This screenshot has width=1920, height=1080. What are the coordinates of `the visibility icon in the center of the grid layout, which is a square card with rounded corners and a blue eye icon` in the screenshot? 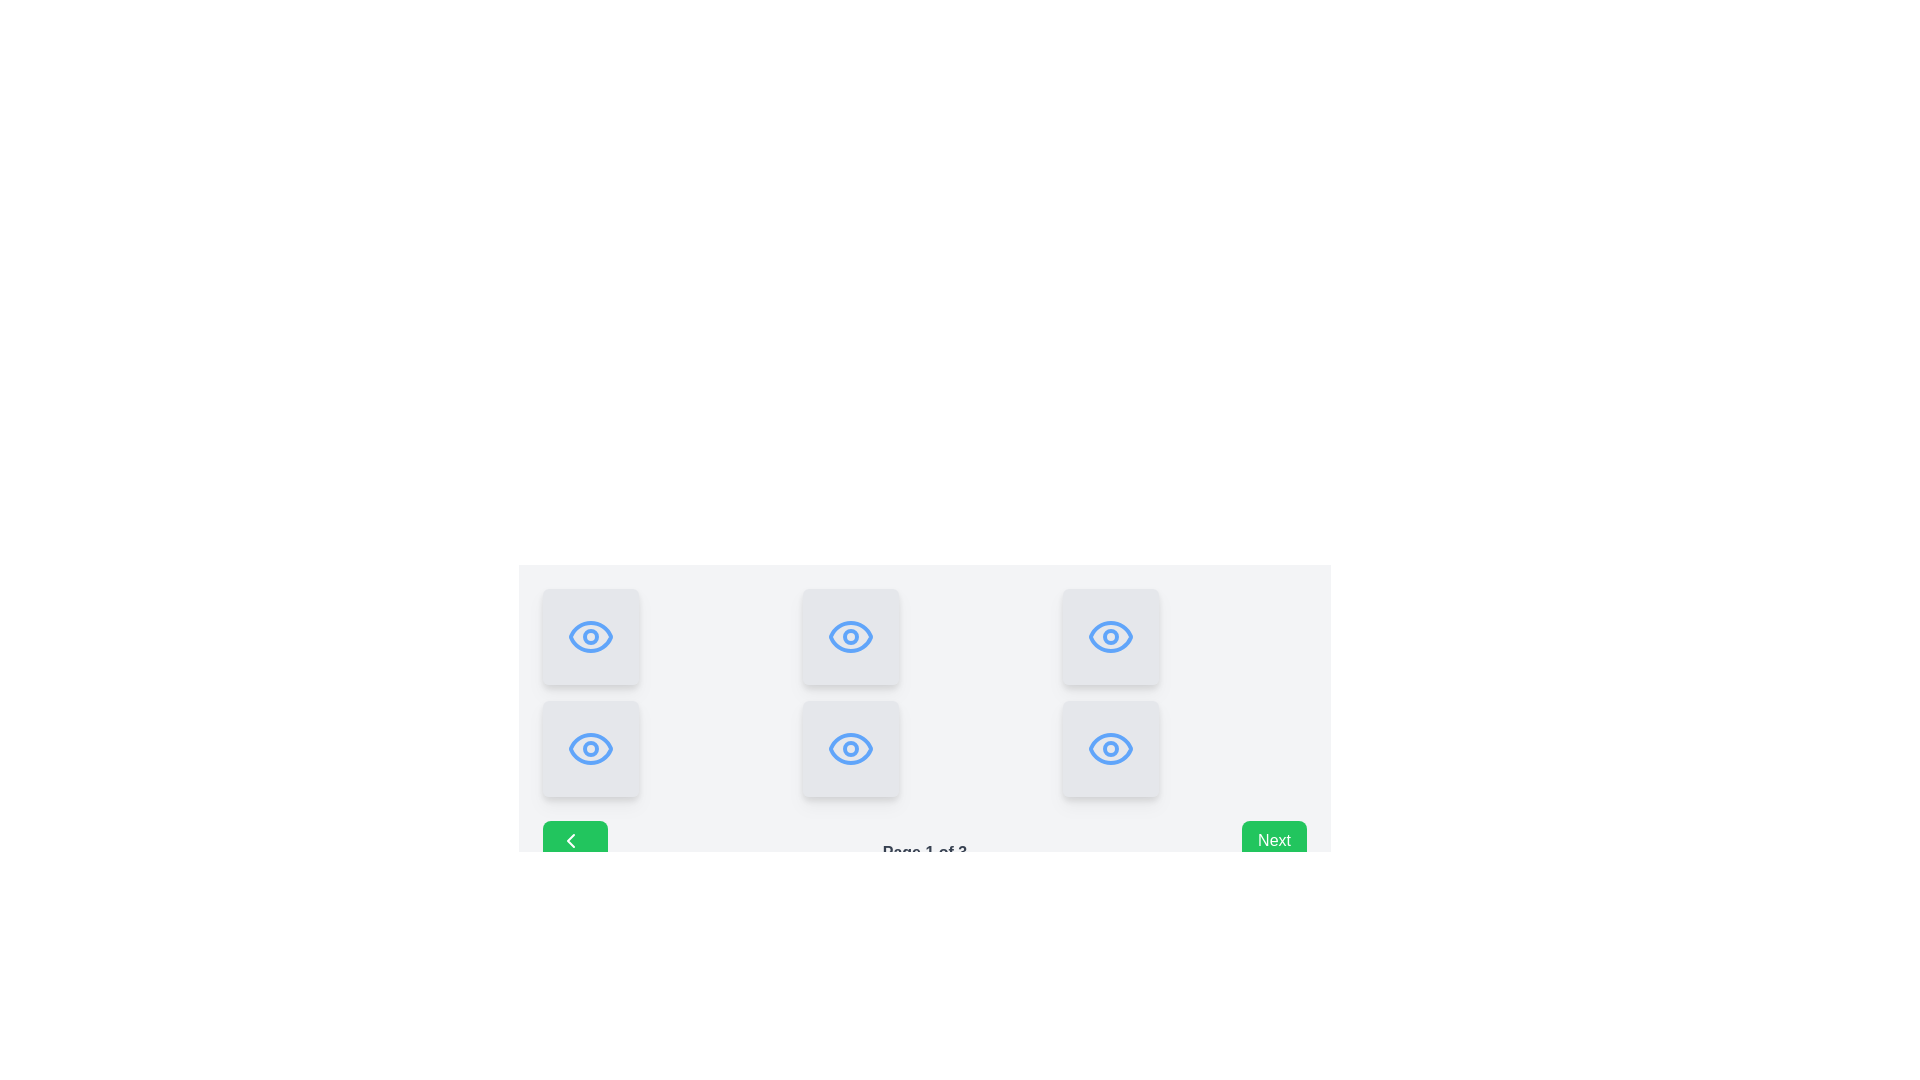 It's located at (850, 748).